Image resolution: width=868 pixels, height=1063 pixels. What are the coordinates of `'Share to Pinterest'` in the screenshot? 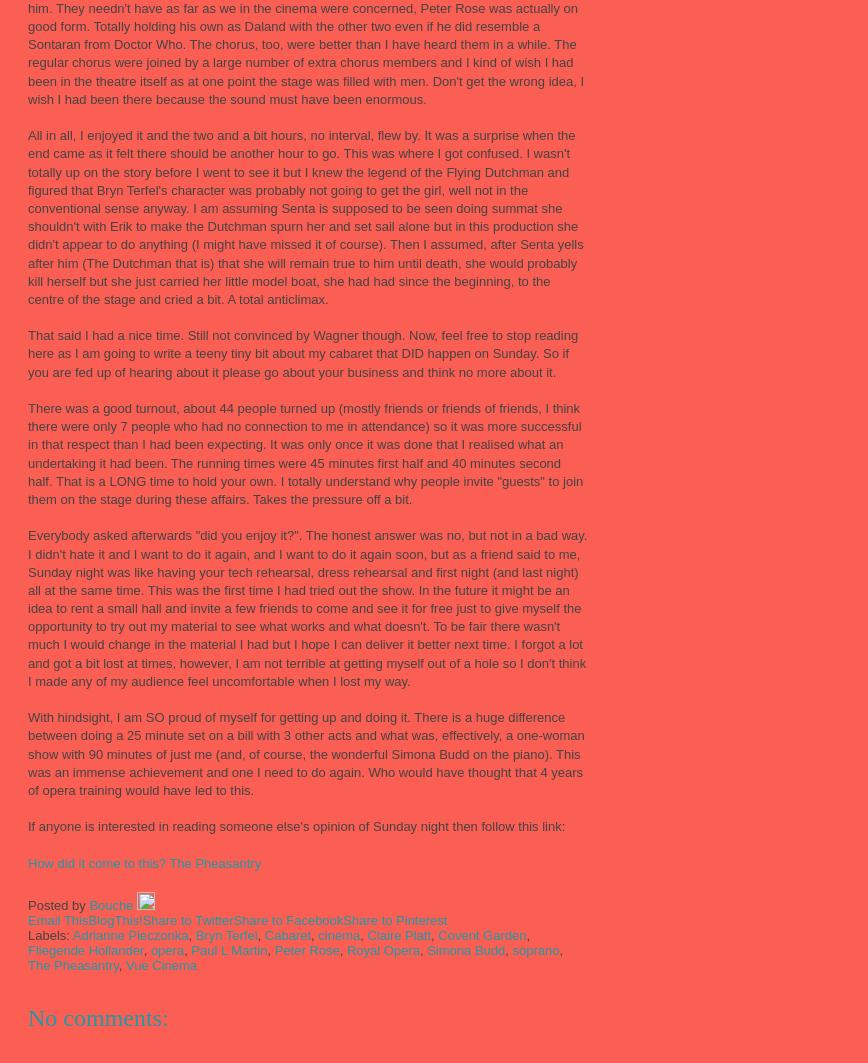 It's located at (395, 919).